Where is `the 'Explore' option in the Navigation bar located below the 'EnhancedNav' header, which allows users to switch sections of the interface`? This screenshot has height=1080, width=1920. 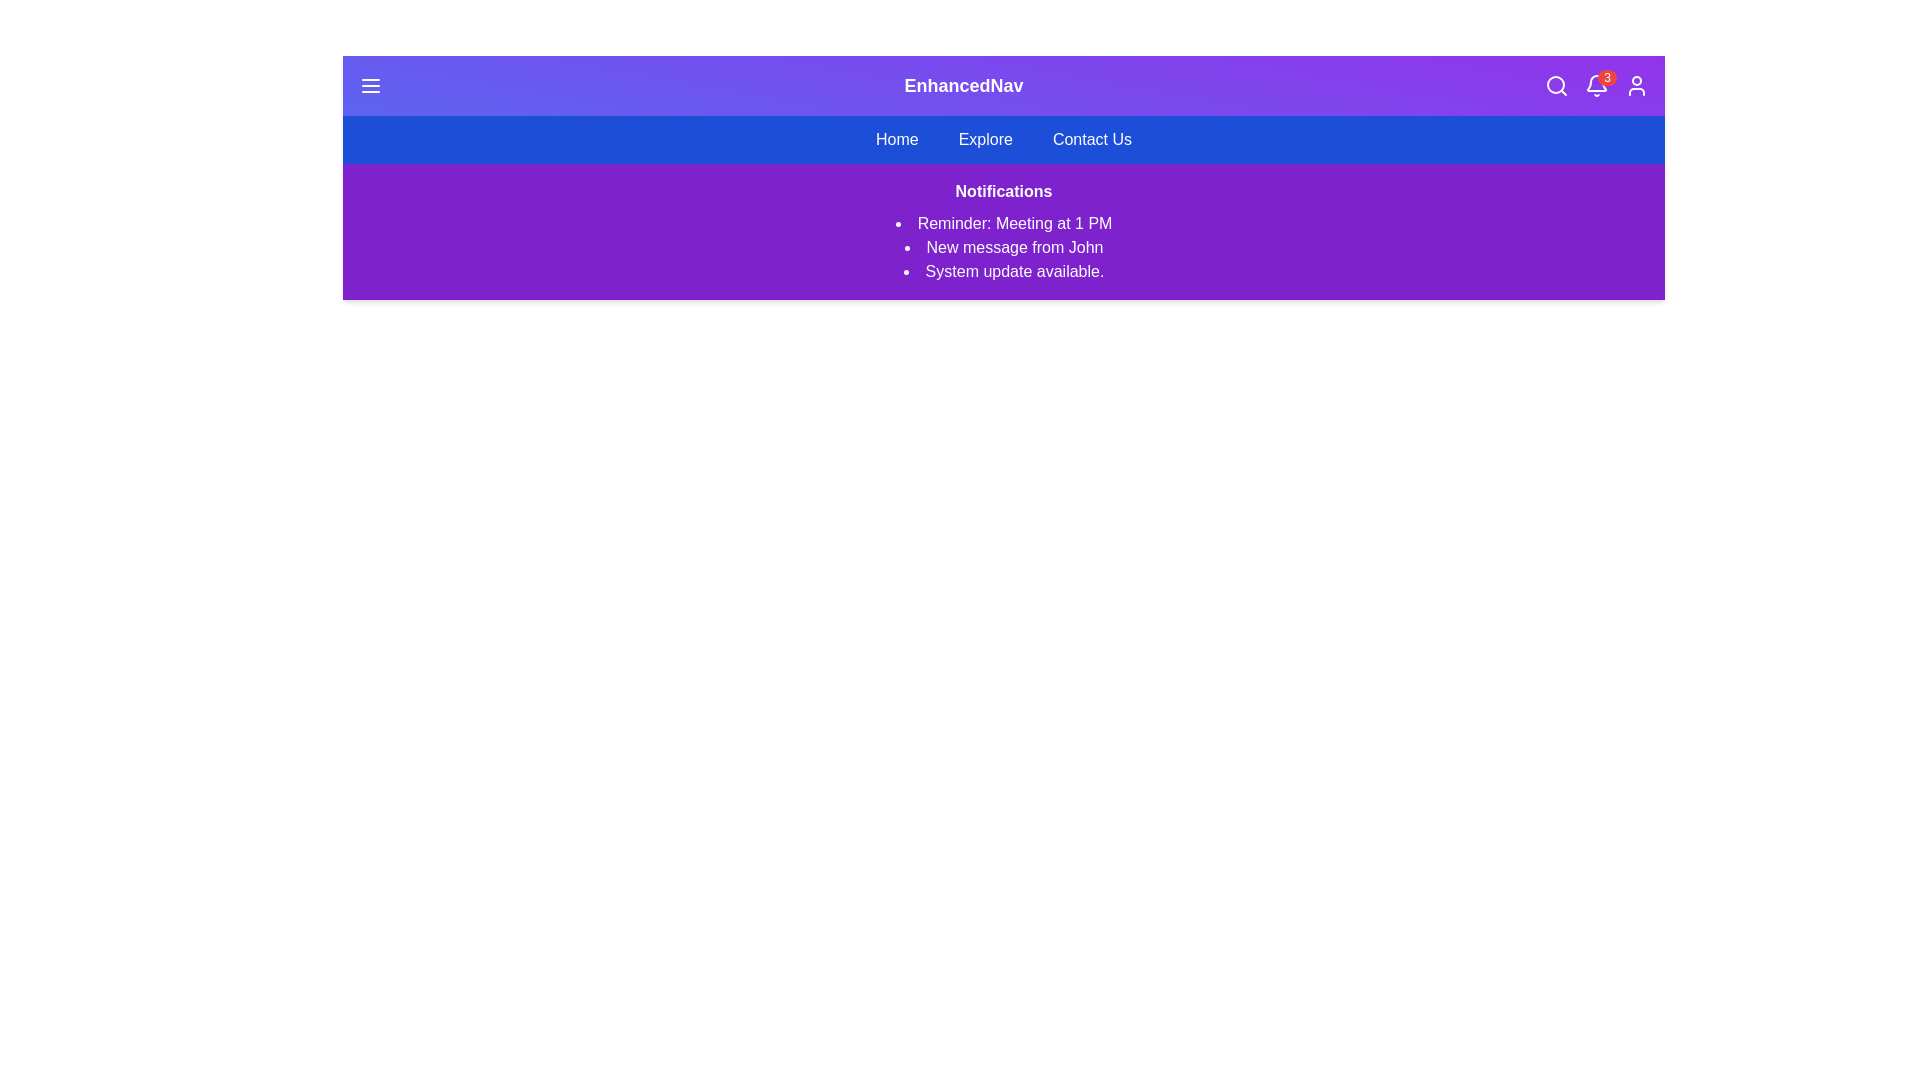 the 'Explore' option in the Navigation bar located below the 'EnhancedNav' header, which allows users to switch sections of the interface is located at coordinates (1003, 138).